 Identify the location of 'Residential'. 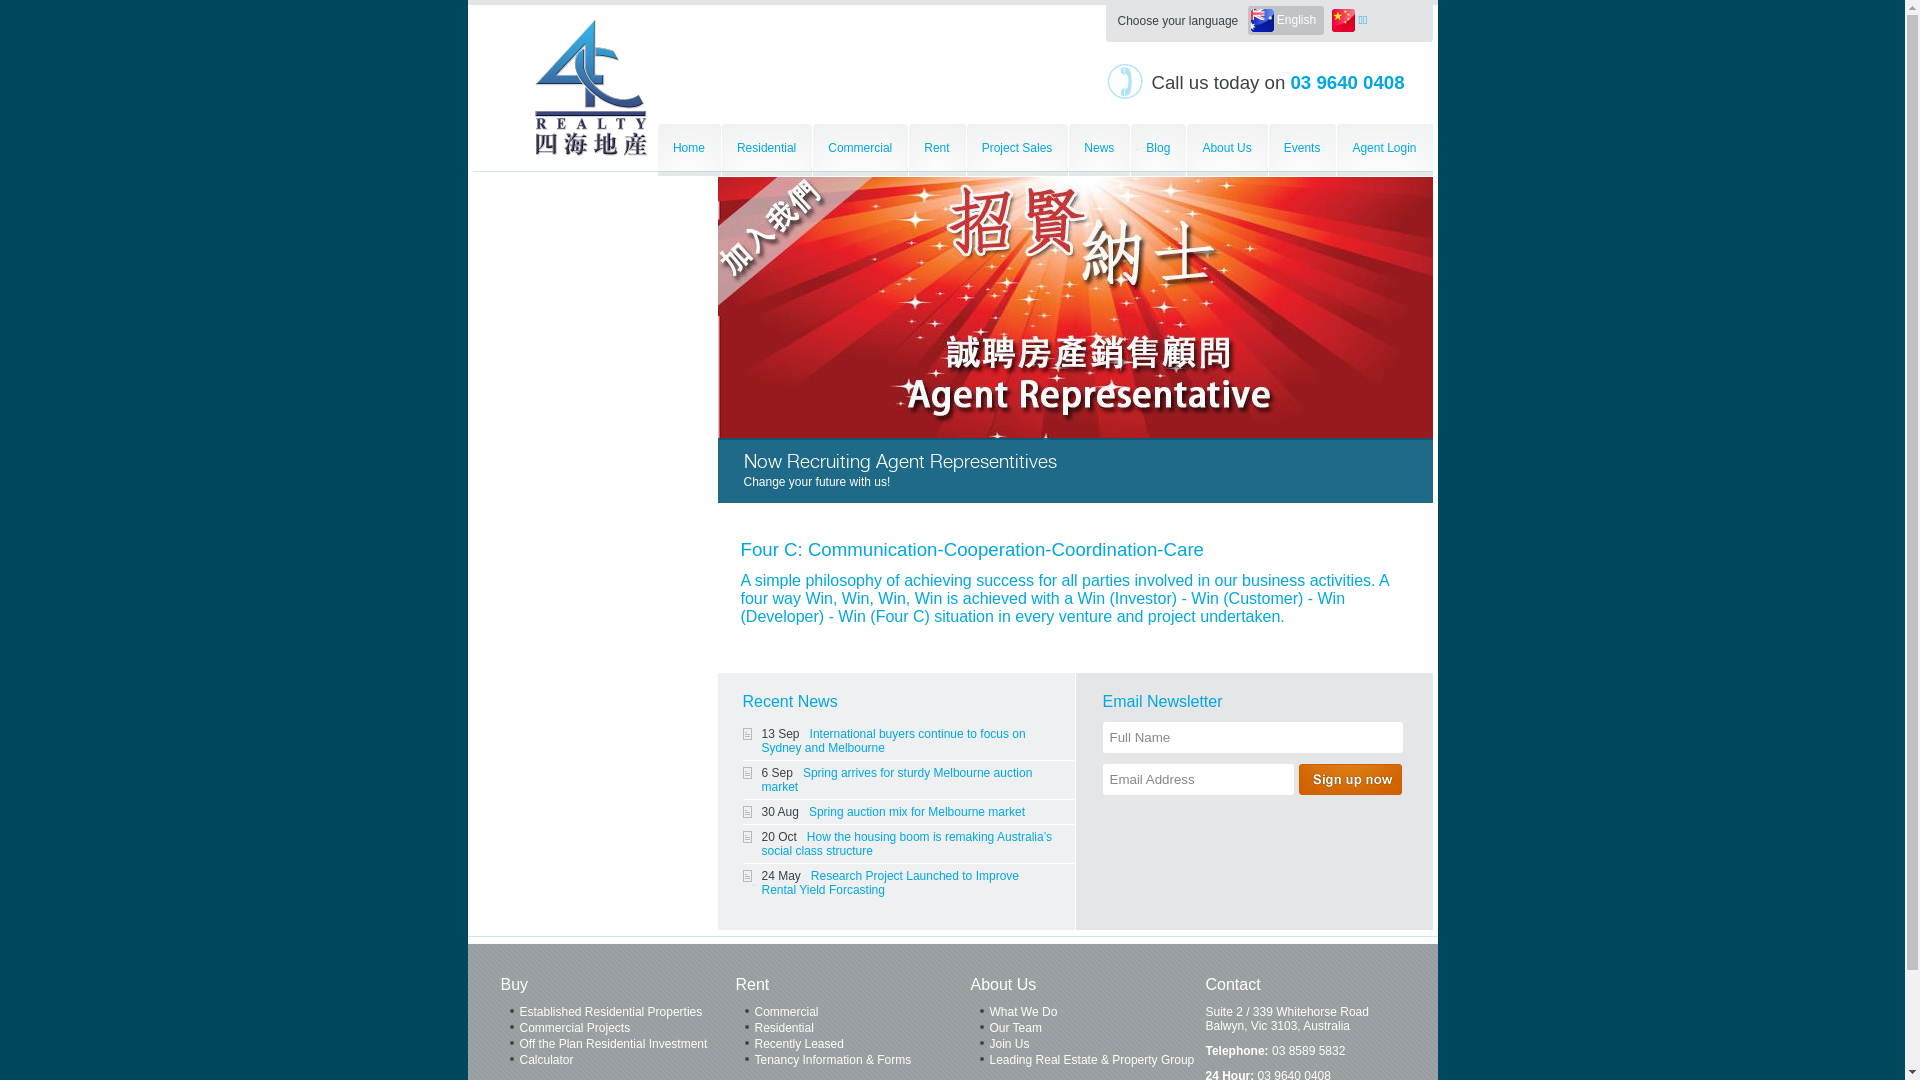
(766, 149).